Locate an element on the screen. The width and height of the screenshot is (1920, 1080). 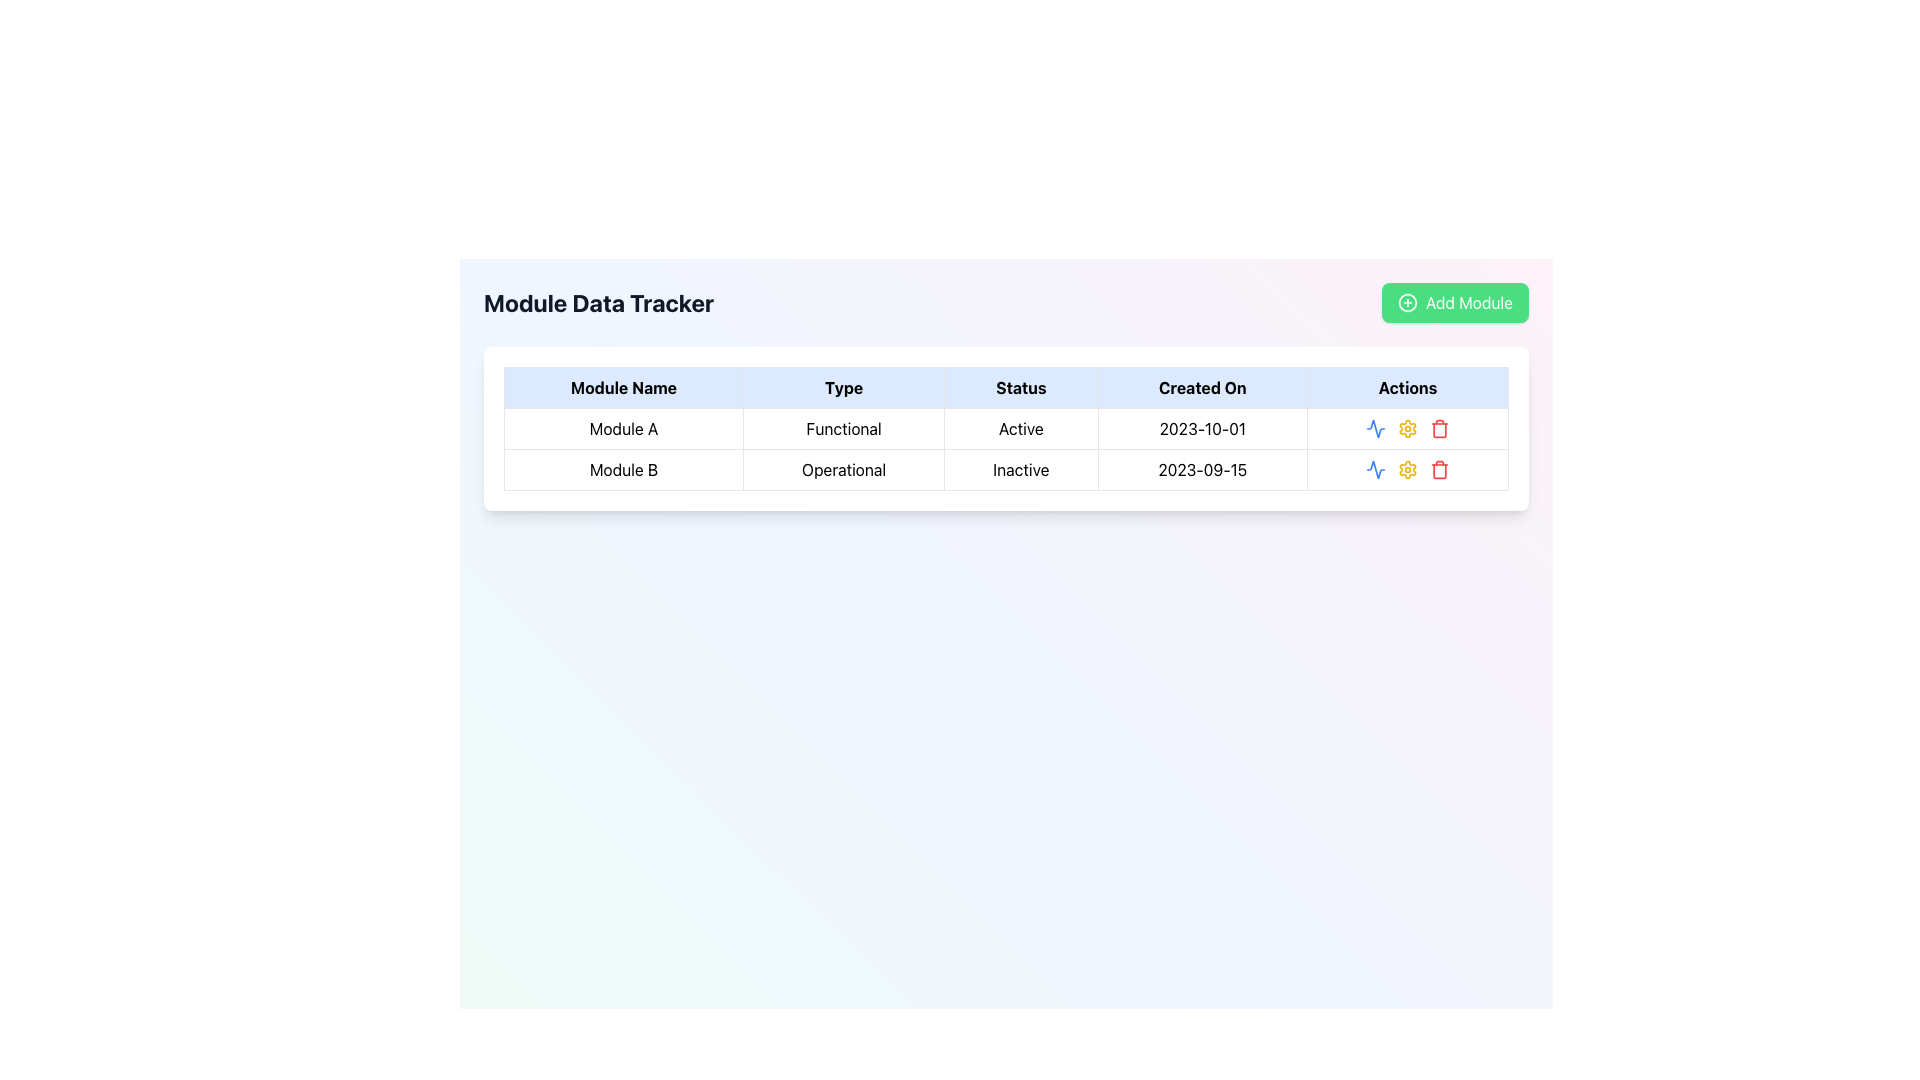
the settings icon button located in the actions column of the second row in the 'Module Data Tracker' table, specifically the third icon to the right of the blue heart-shaped icon and to the left of the red trash bin icon is located at coordinates (1406, 427).